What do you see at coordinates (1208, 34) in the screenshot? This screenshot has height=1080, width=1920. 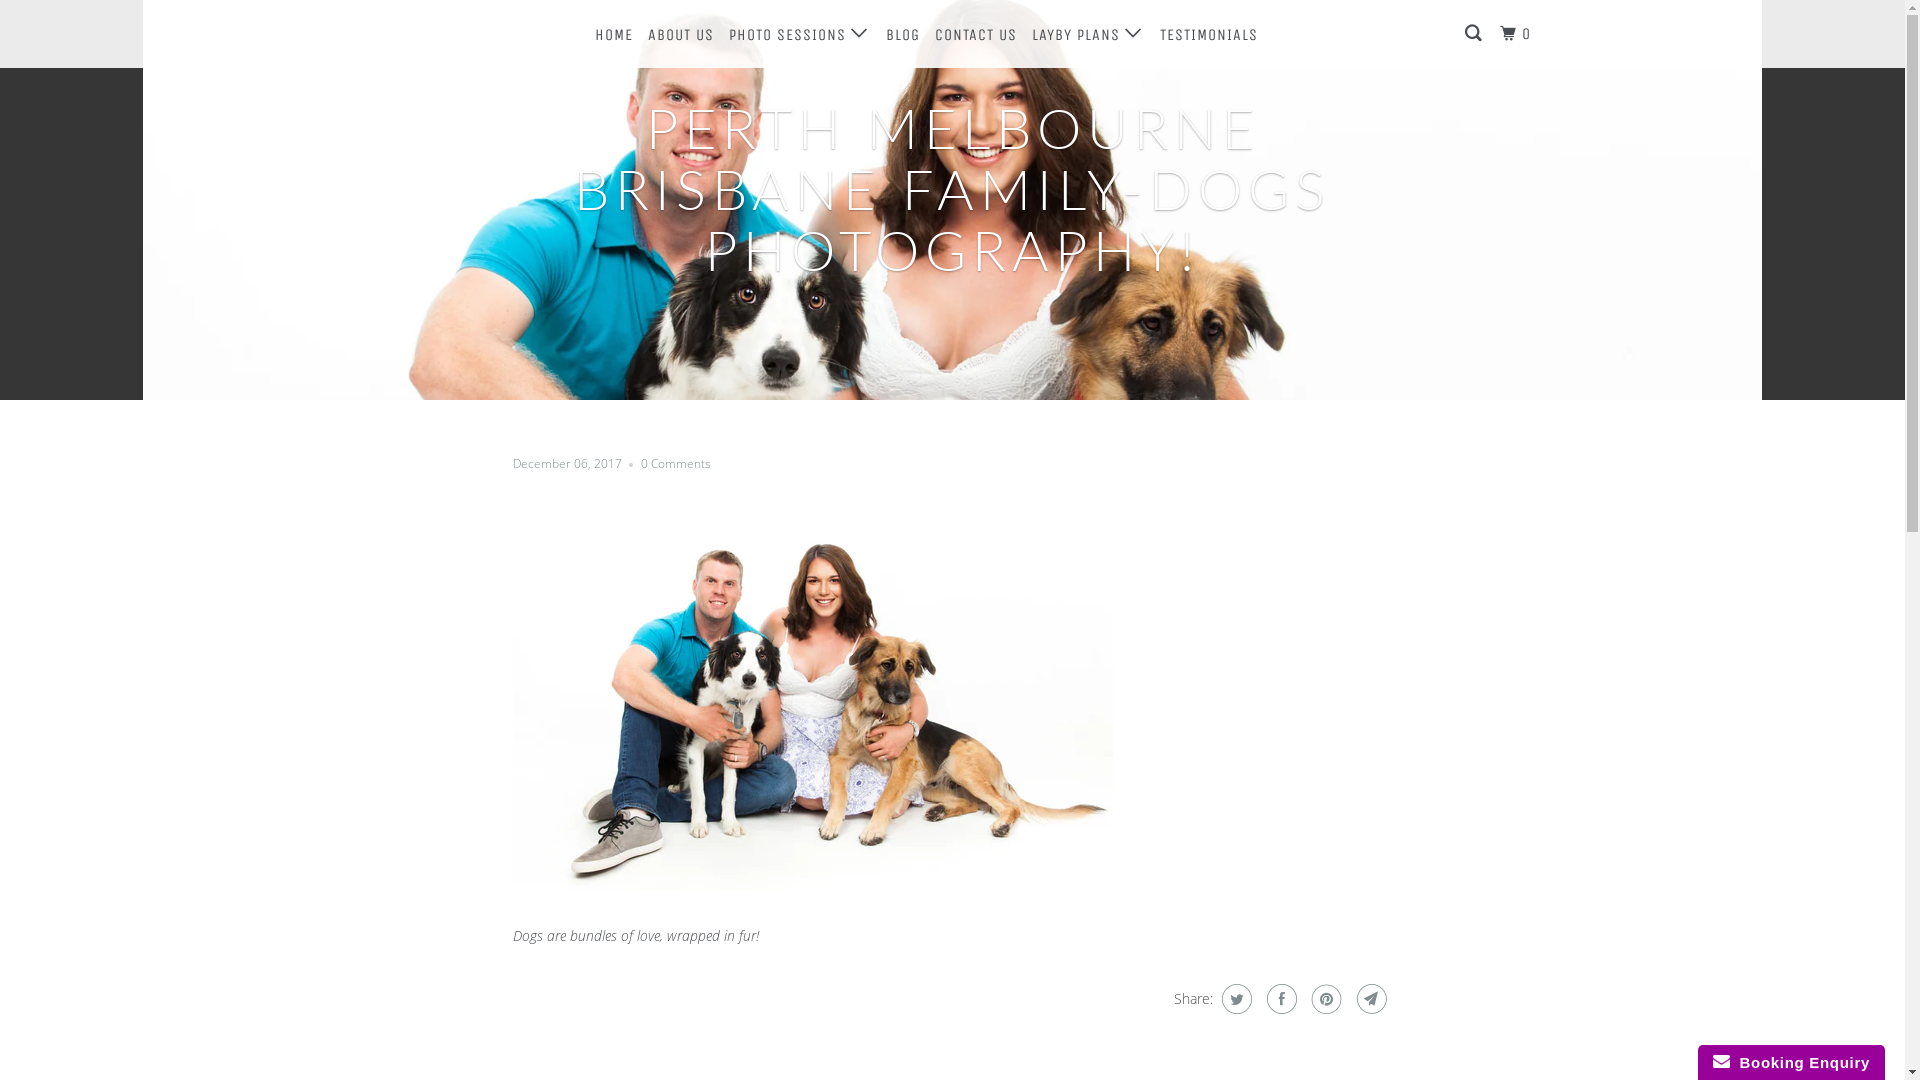 I see `'TESTIMONIALS'` at bounding box center [1208, 34].